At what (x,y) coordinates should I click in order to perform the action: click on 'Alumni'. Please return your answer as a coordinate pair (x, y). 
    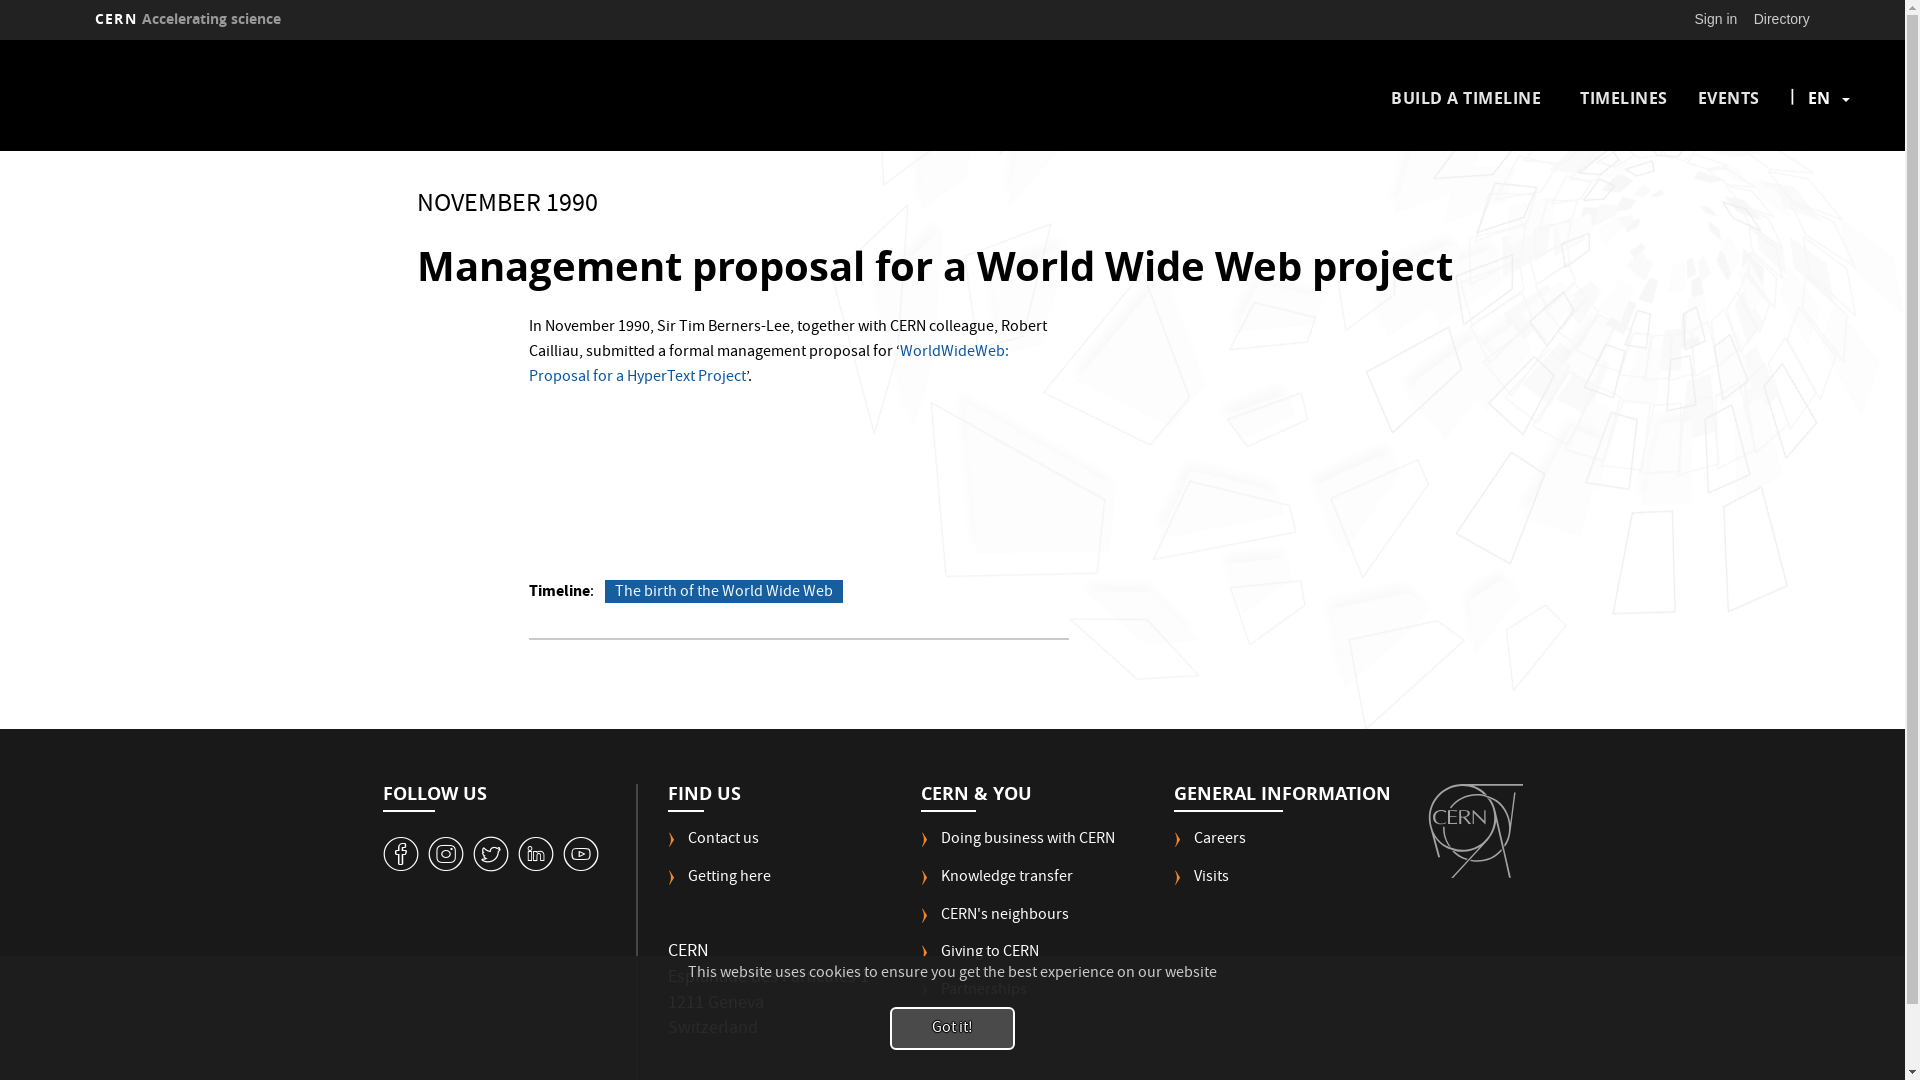
    Looking at the image, I should click on (954, 1036).